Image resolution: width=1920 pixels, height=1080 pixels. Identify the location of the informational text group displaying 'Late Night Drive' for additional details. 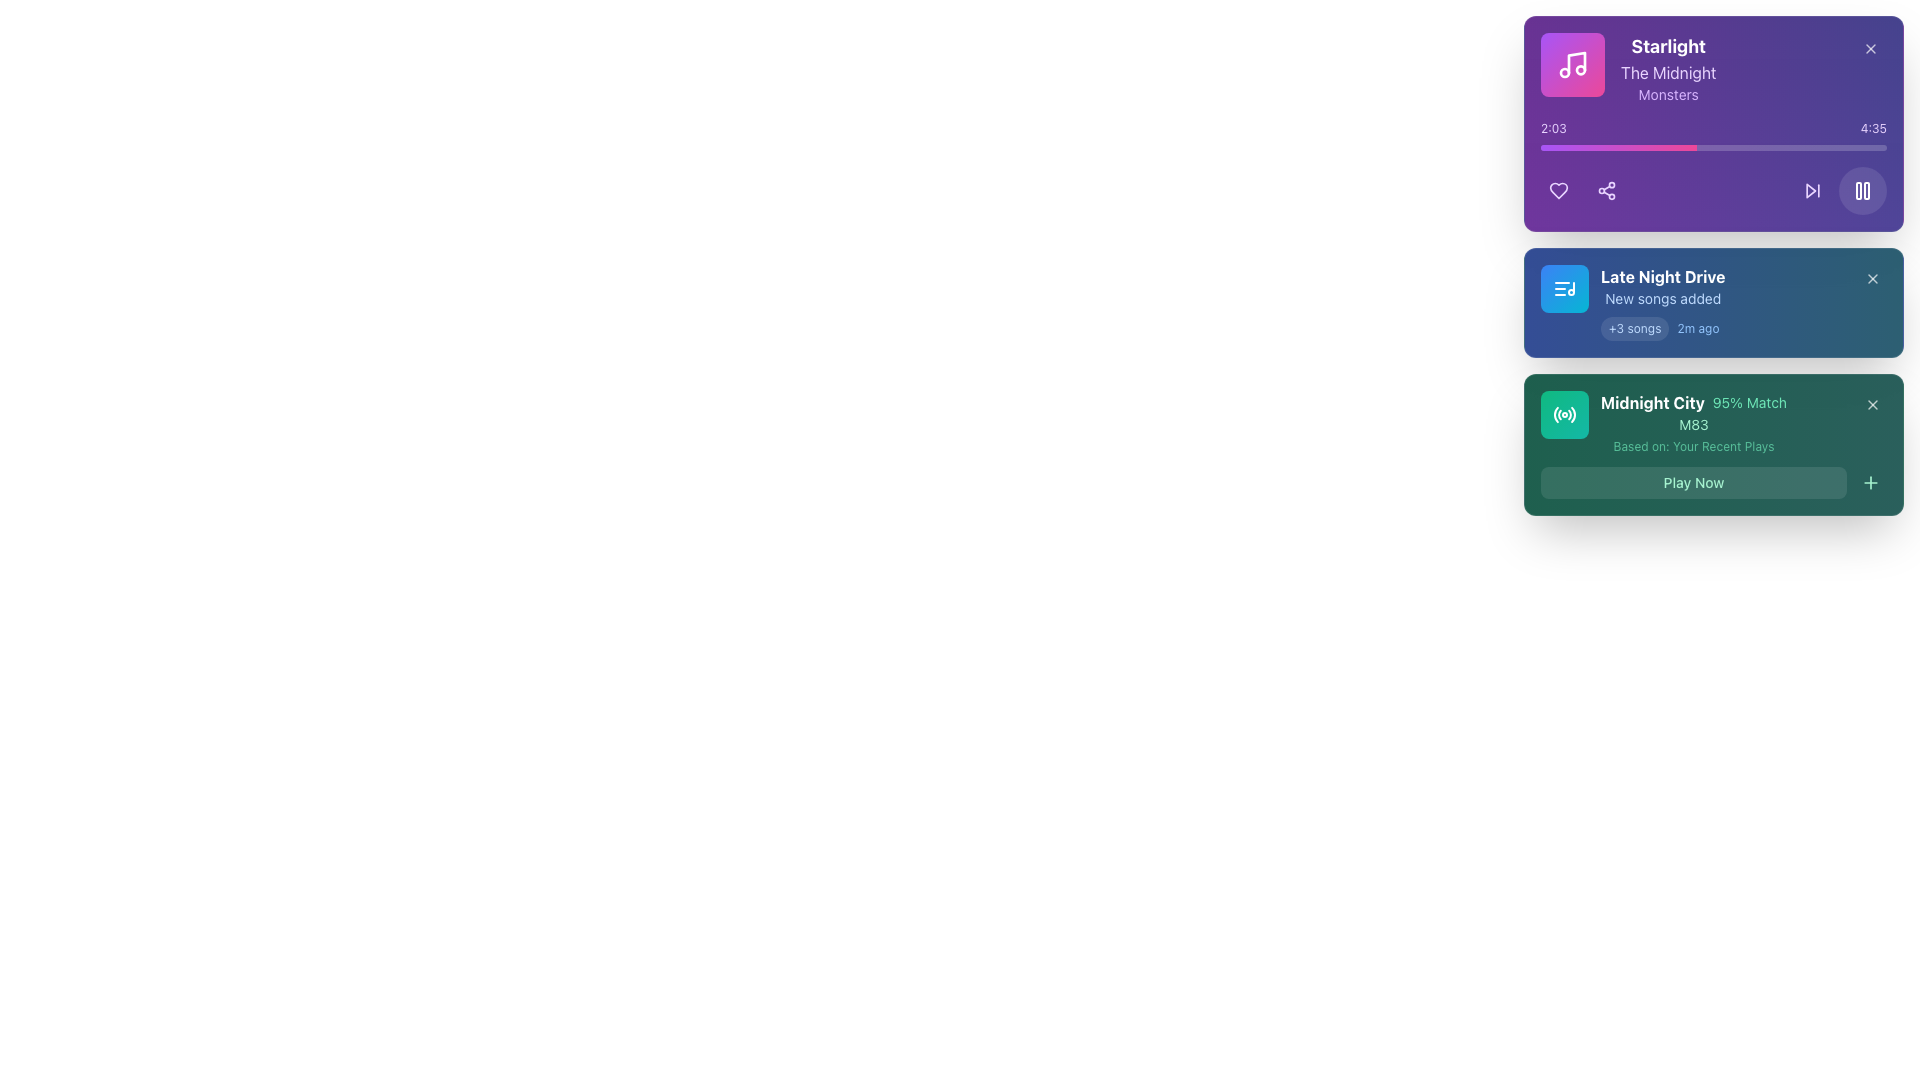
(1663, 303).